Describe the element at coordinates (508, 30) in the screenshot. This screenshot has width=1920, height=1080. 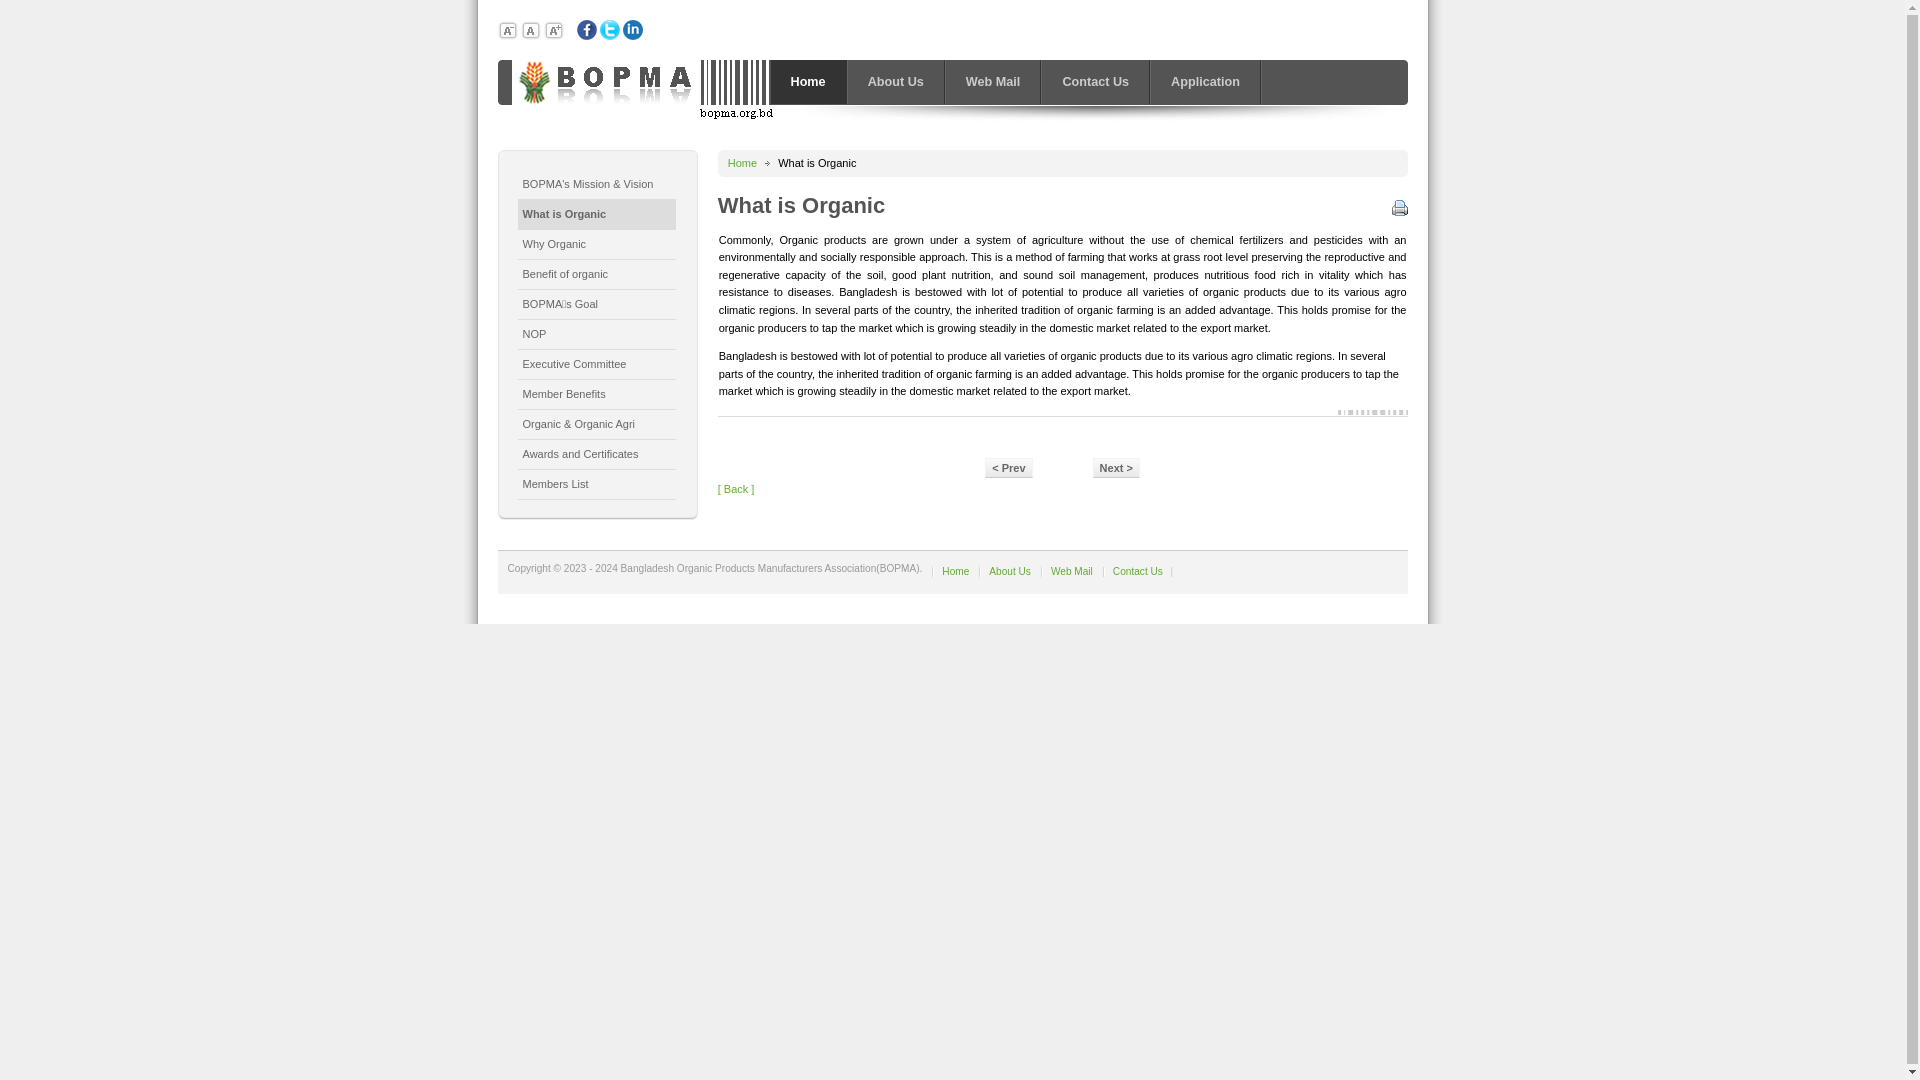
I see `'Decrease font size'` at that location.